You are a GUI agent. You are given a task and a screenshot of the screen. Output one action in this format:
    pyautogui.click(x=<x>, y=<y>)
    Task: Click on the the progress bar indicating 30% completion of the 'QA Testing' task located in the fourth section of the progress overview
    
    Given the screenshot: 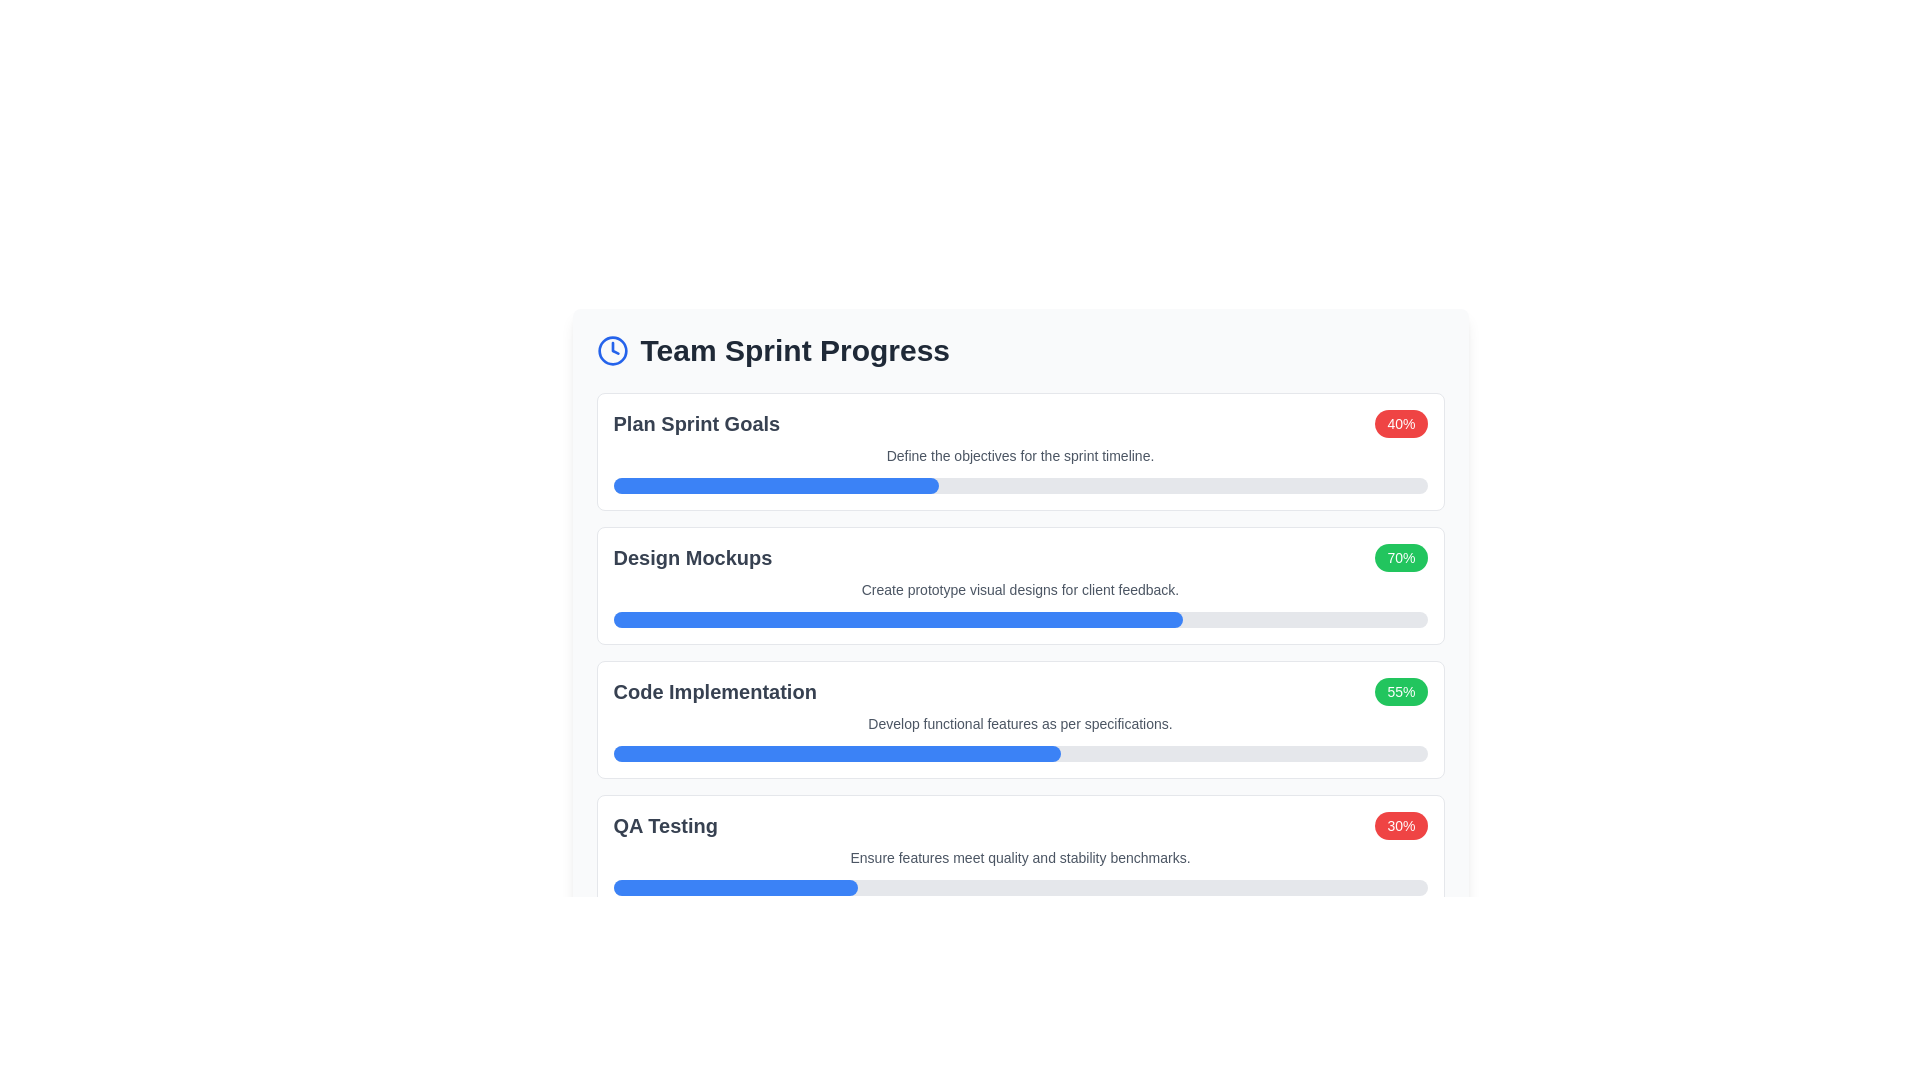 What is the action you would take?
    pyautogui.click(x=1020, y=886)
    